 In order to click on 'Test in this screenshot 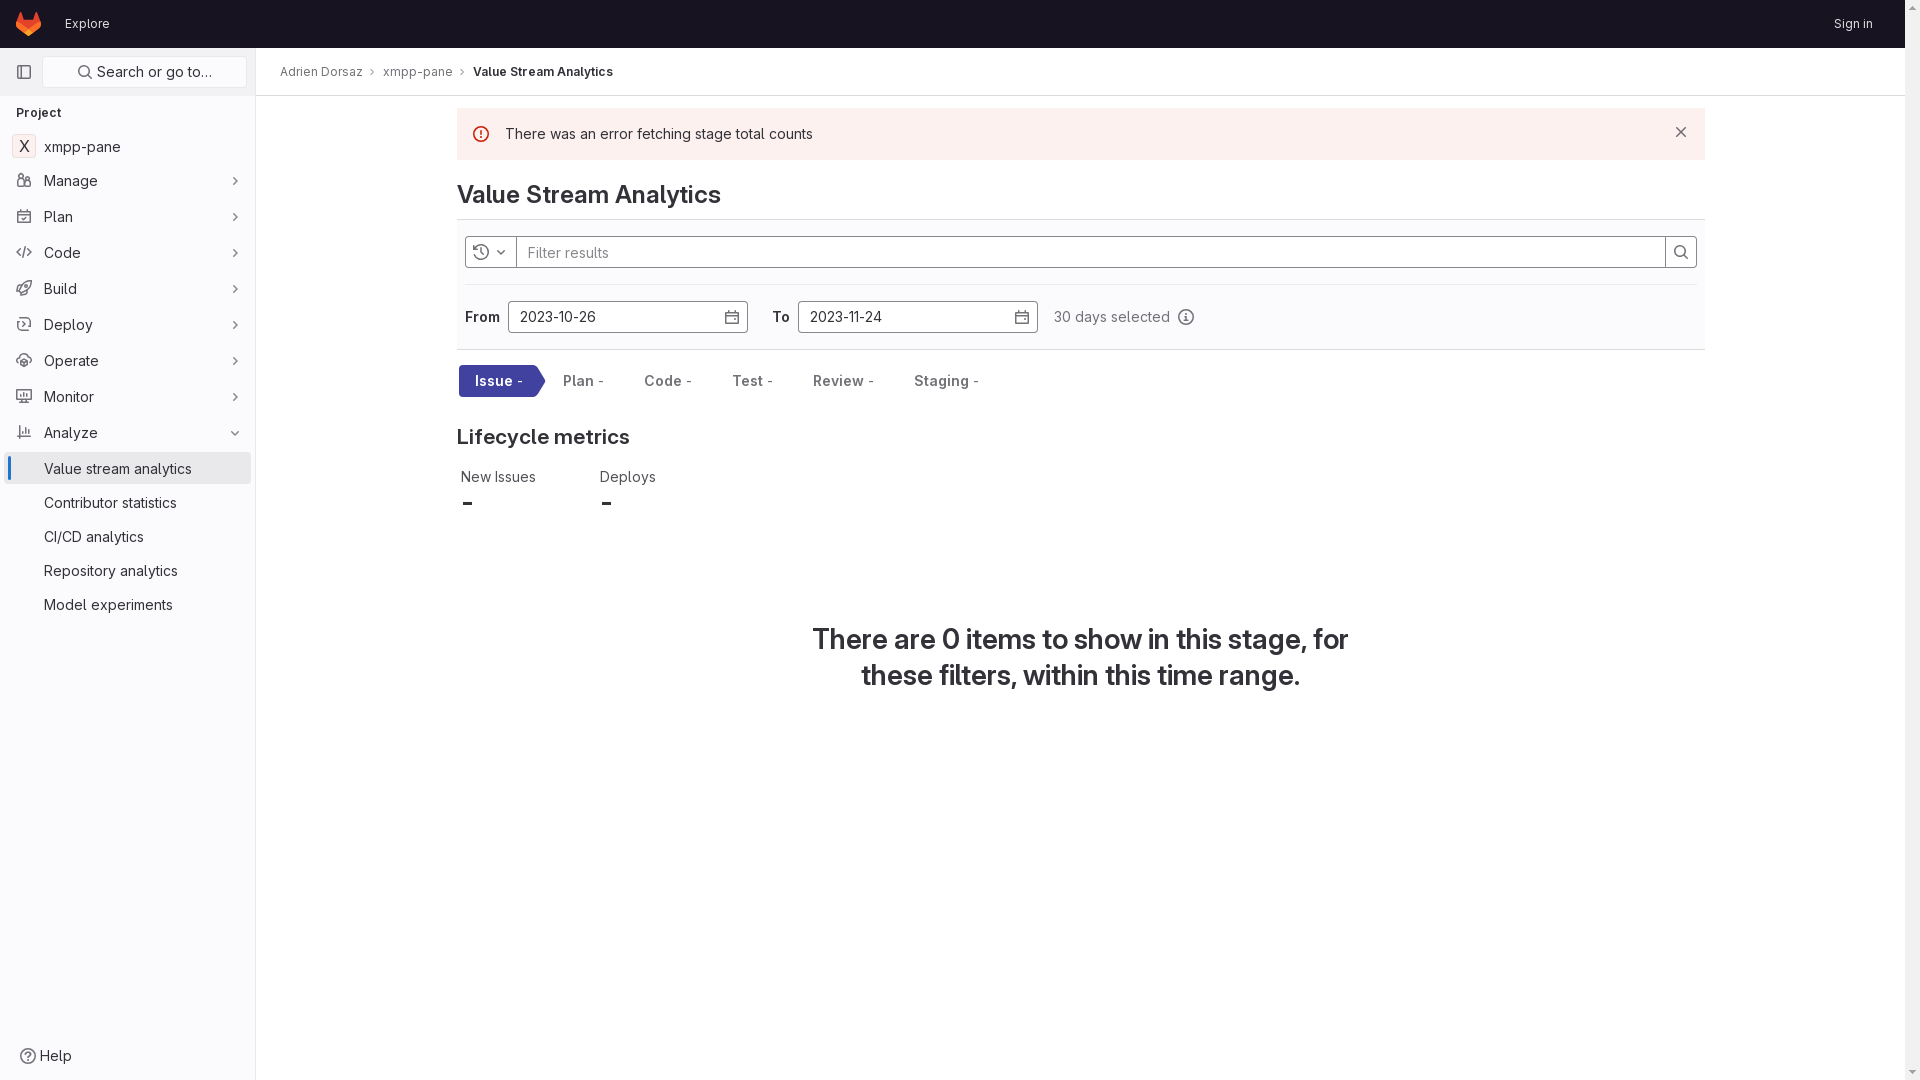, I will do `click(748, 381)`.